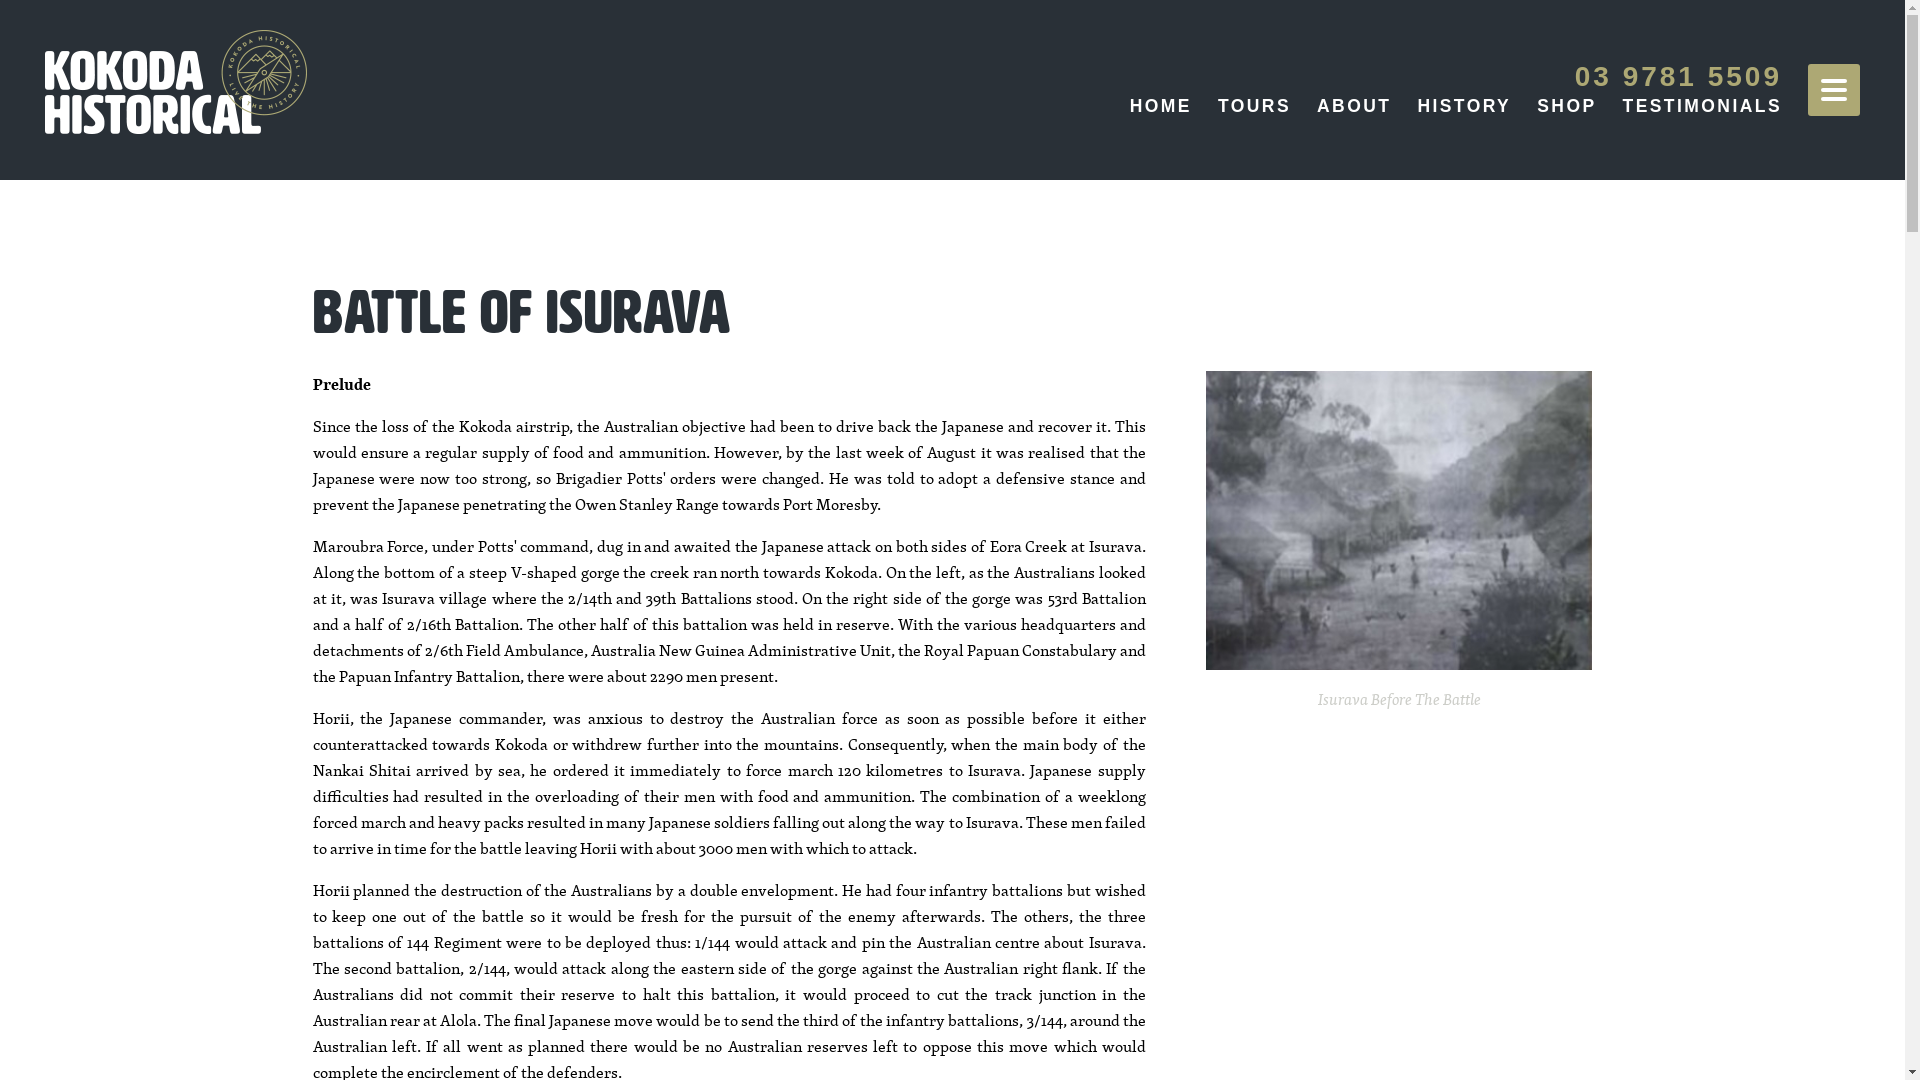 The image size is (1920, 1080). I want to click on '03 9781 5509', so click(1678, 75).